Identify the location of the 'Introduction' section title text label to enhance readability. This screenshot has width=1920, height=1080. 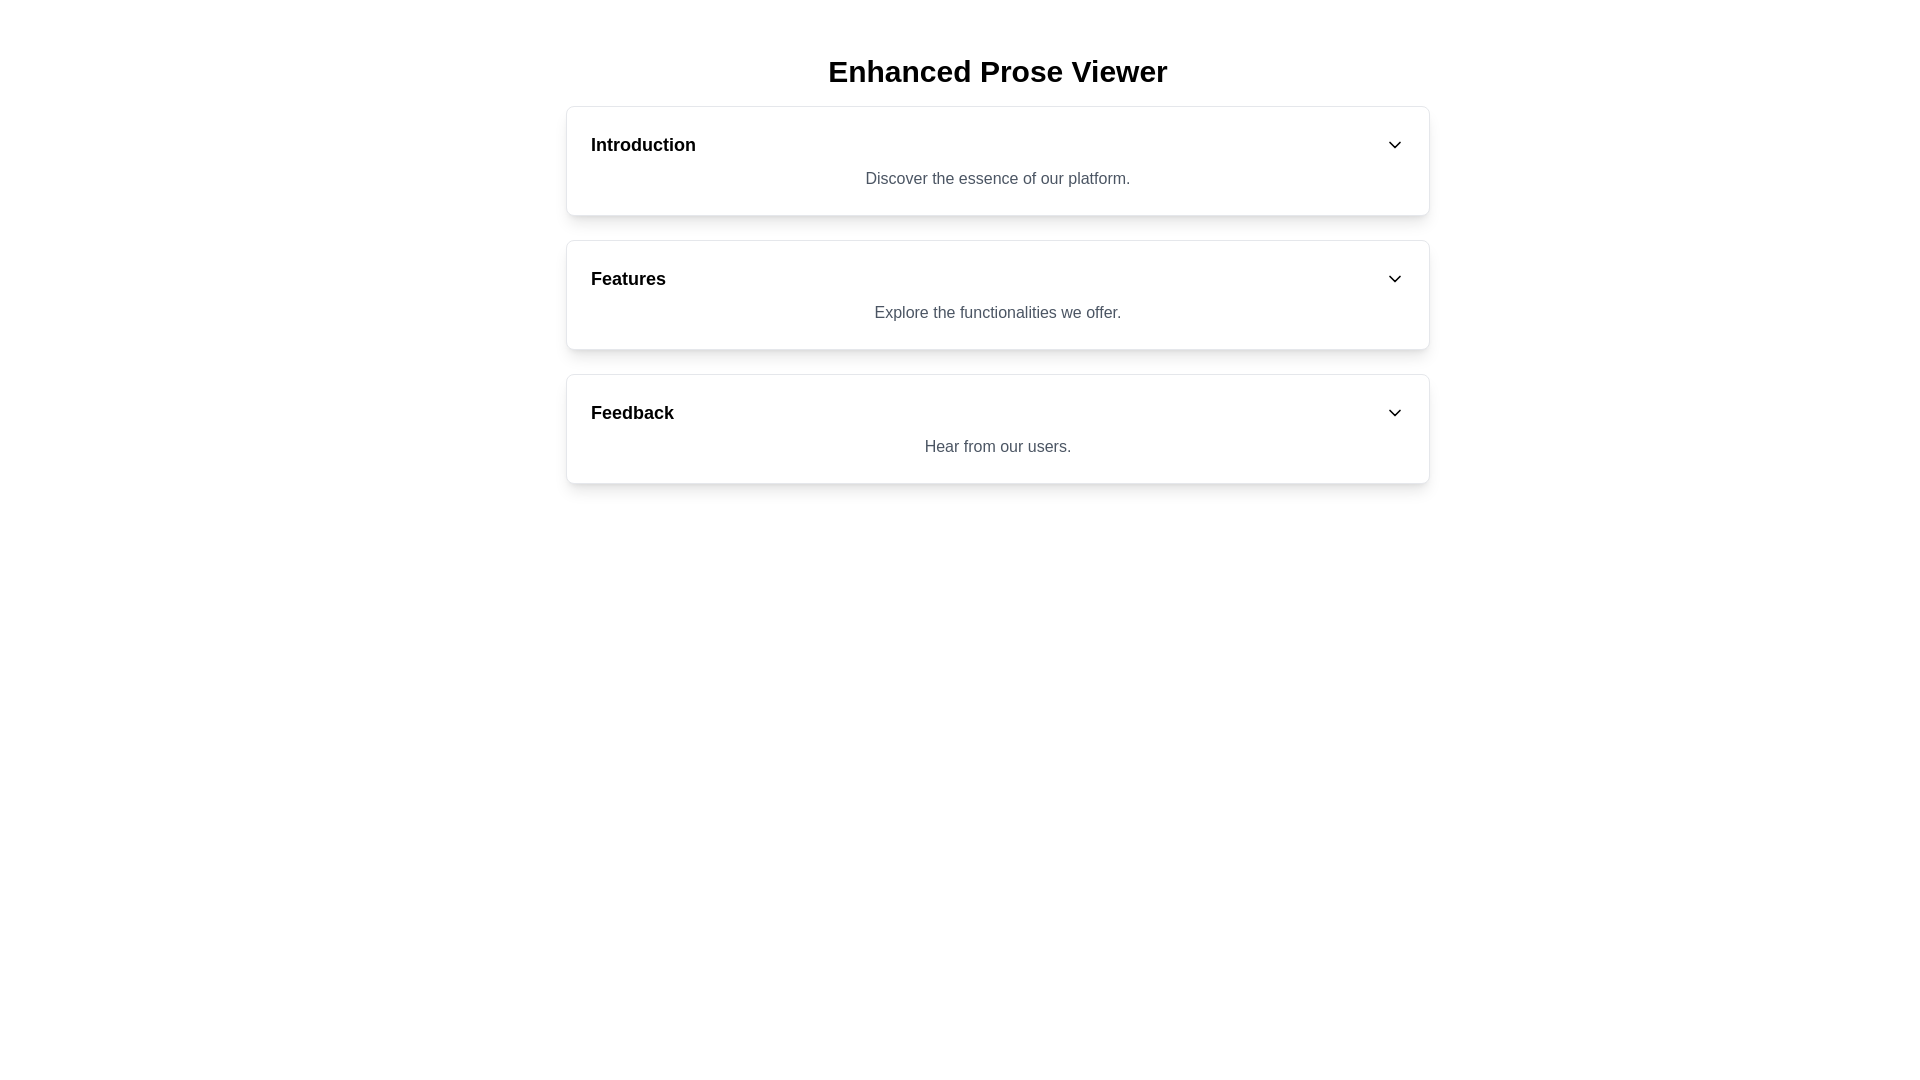
(643, 144).